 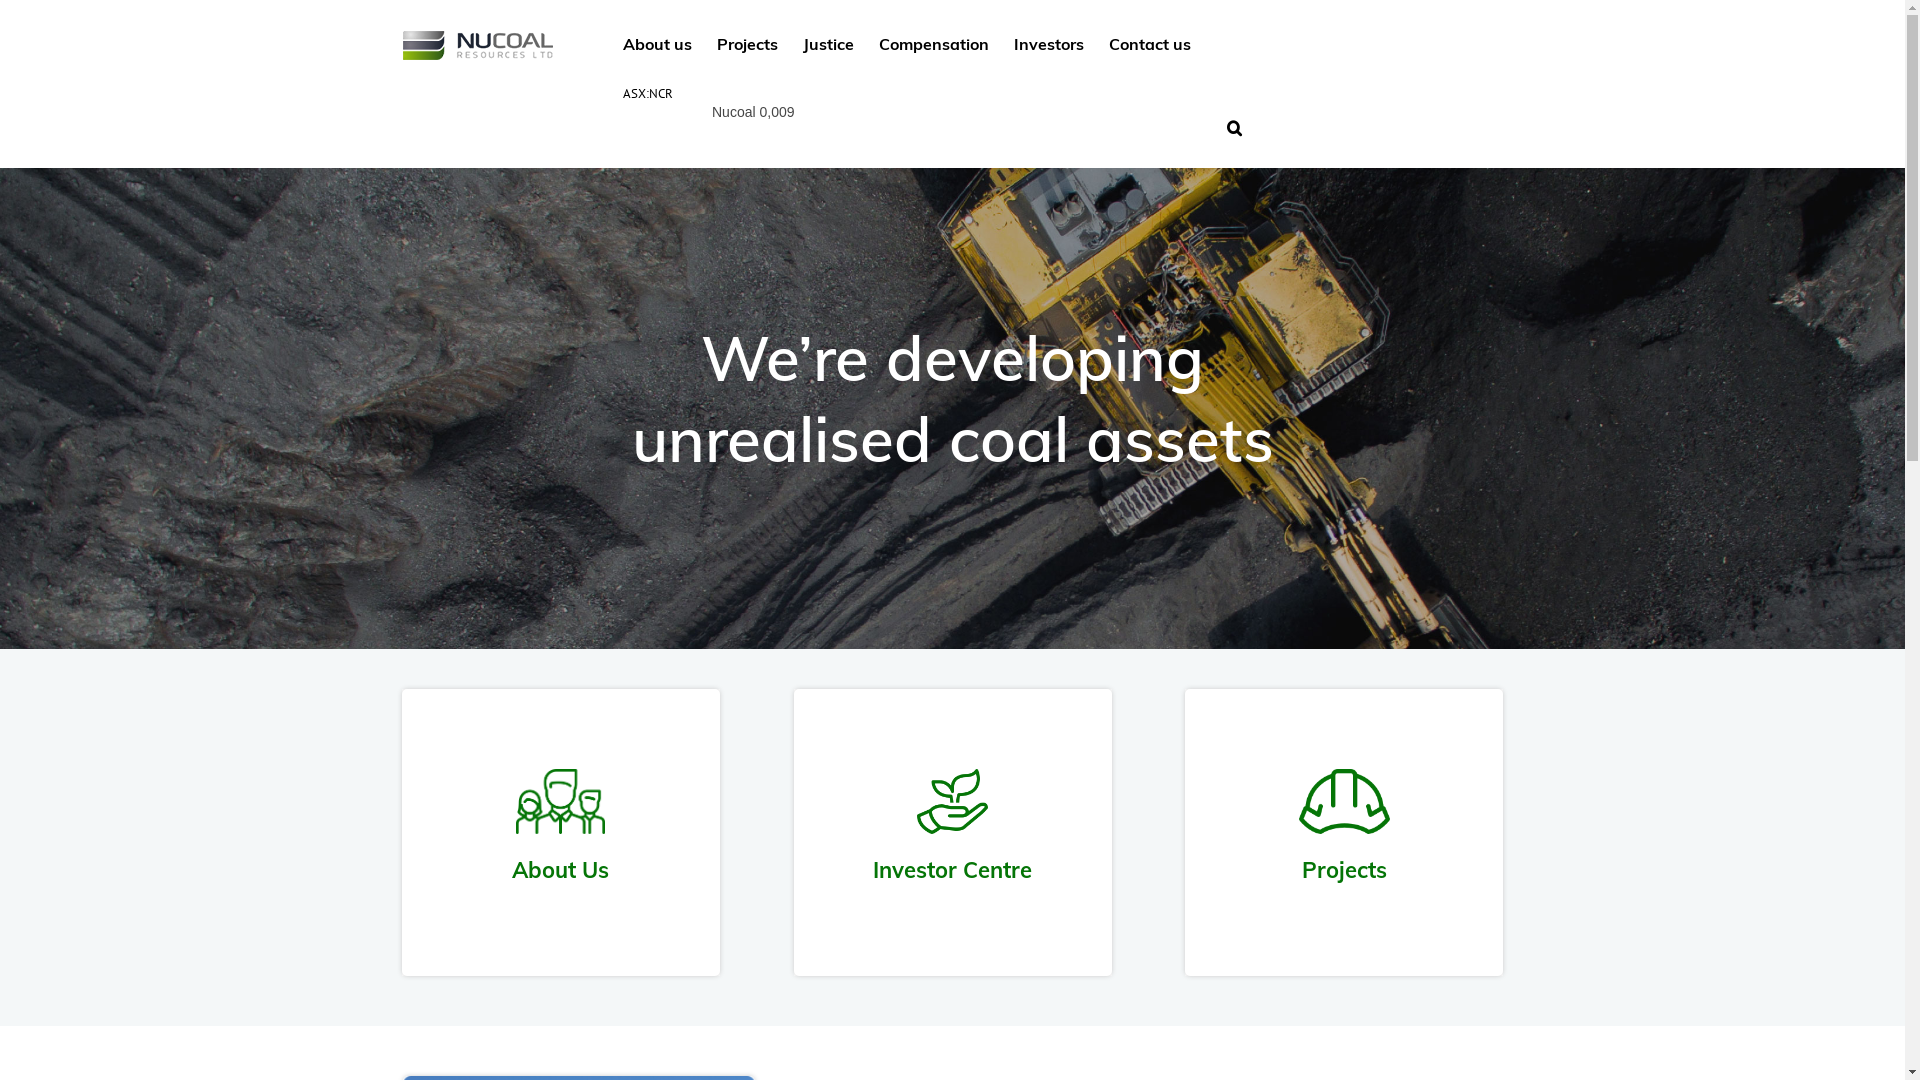 What do you see at coordinates (1344, 800) in the screenshot?
I see `'Hardhat-icon-green'` at bounding box center [1344, 800].